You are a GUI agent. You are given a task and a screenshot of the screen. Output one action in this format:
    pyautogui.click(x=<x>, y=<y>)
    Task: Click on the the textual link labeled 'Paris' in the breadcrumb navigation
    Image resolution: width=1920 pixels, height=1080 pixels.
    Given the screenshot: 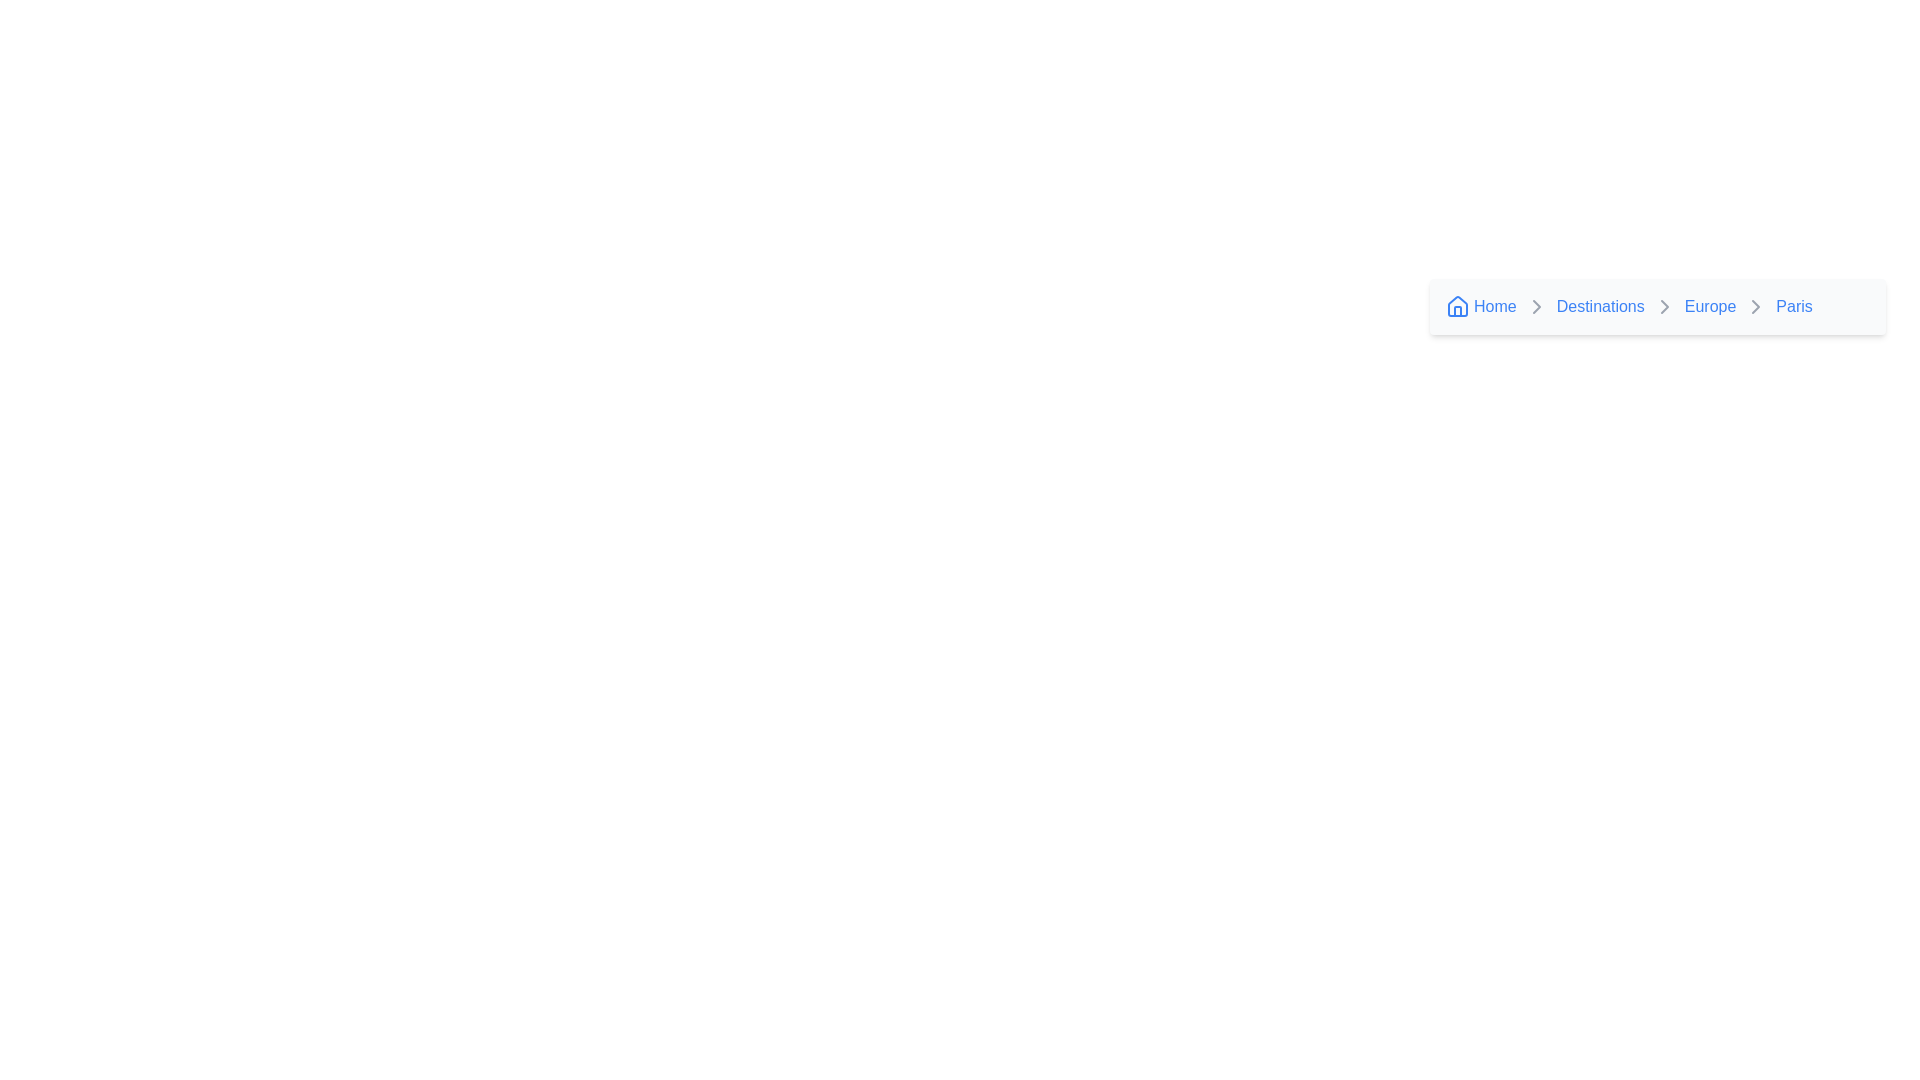 What is the action you would take?
    pyautogui.click(x=1794, y=307)
    